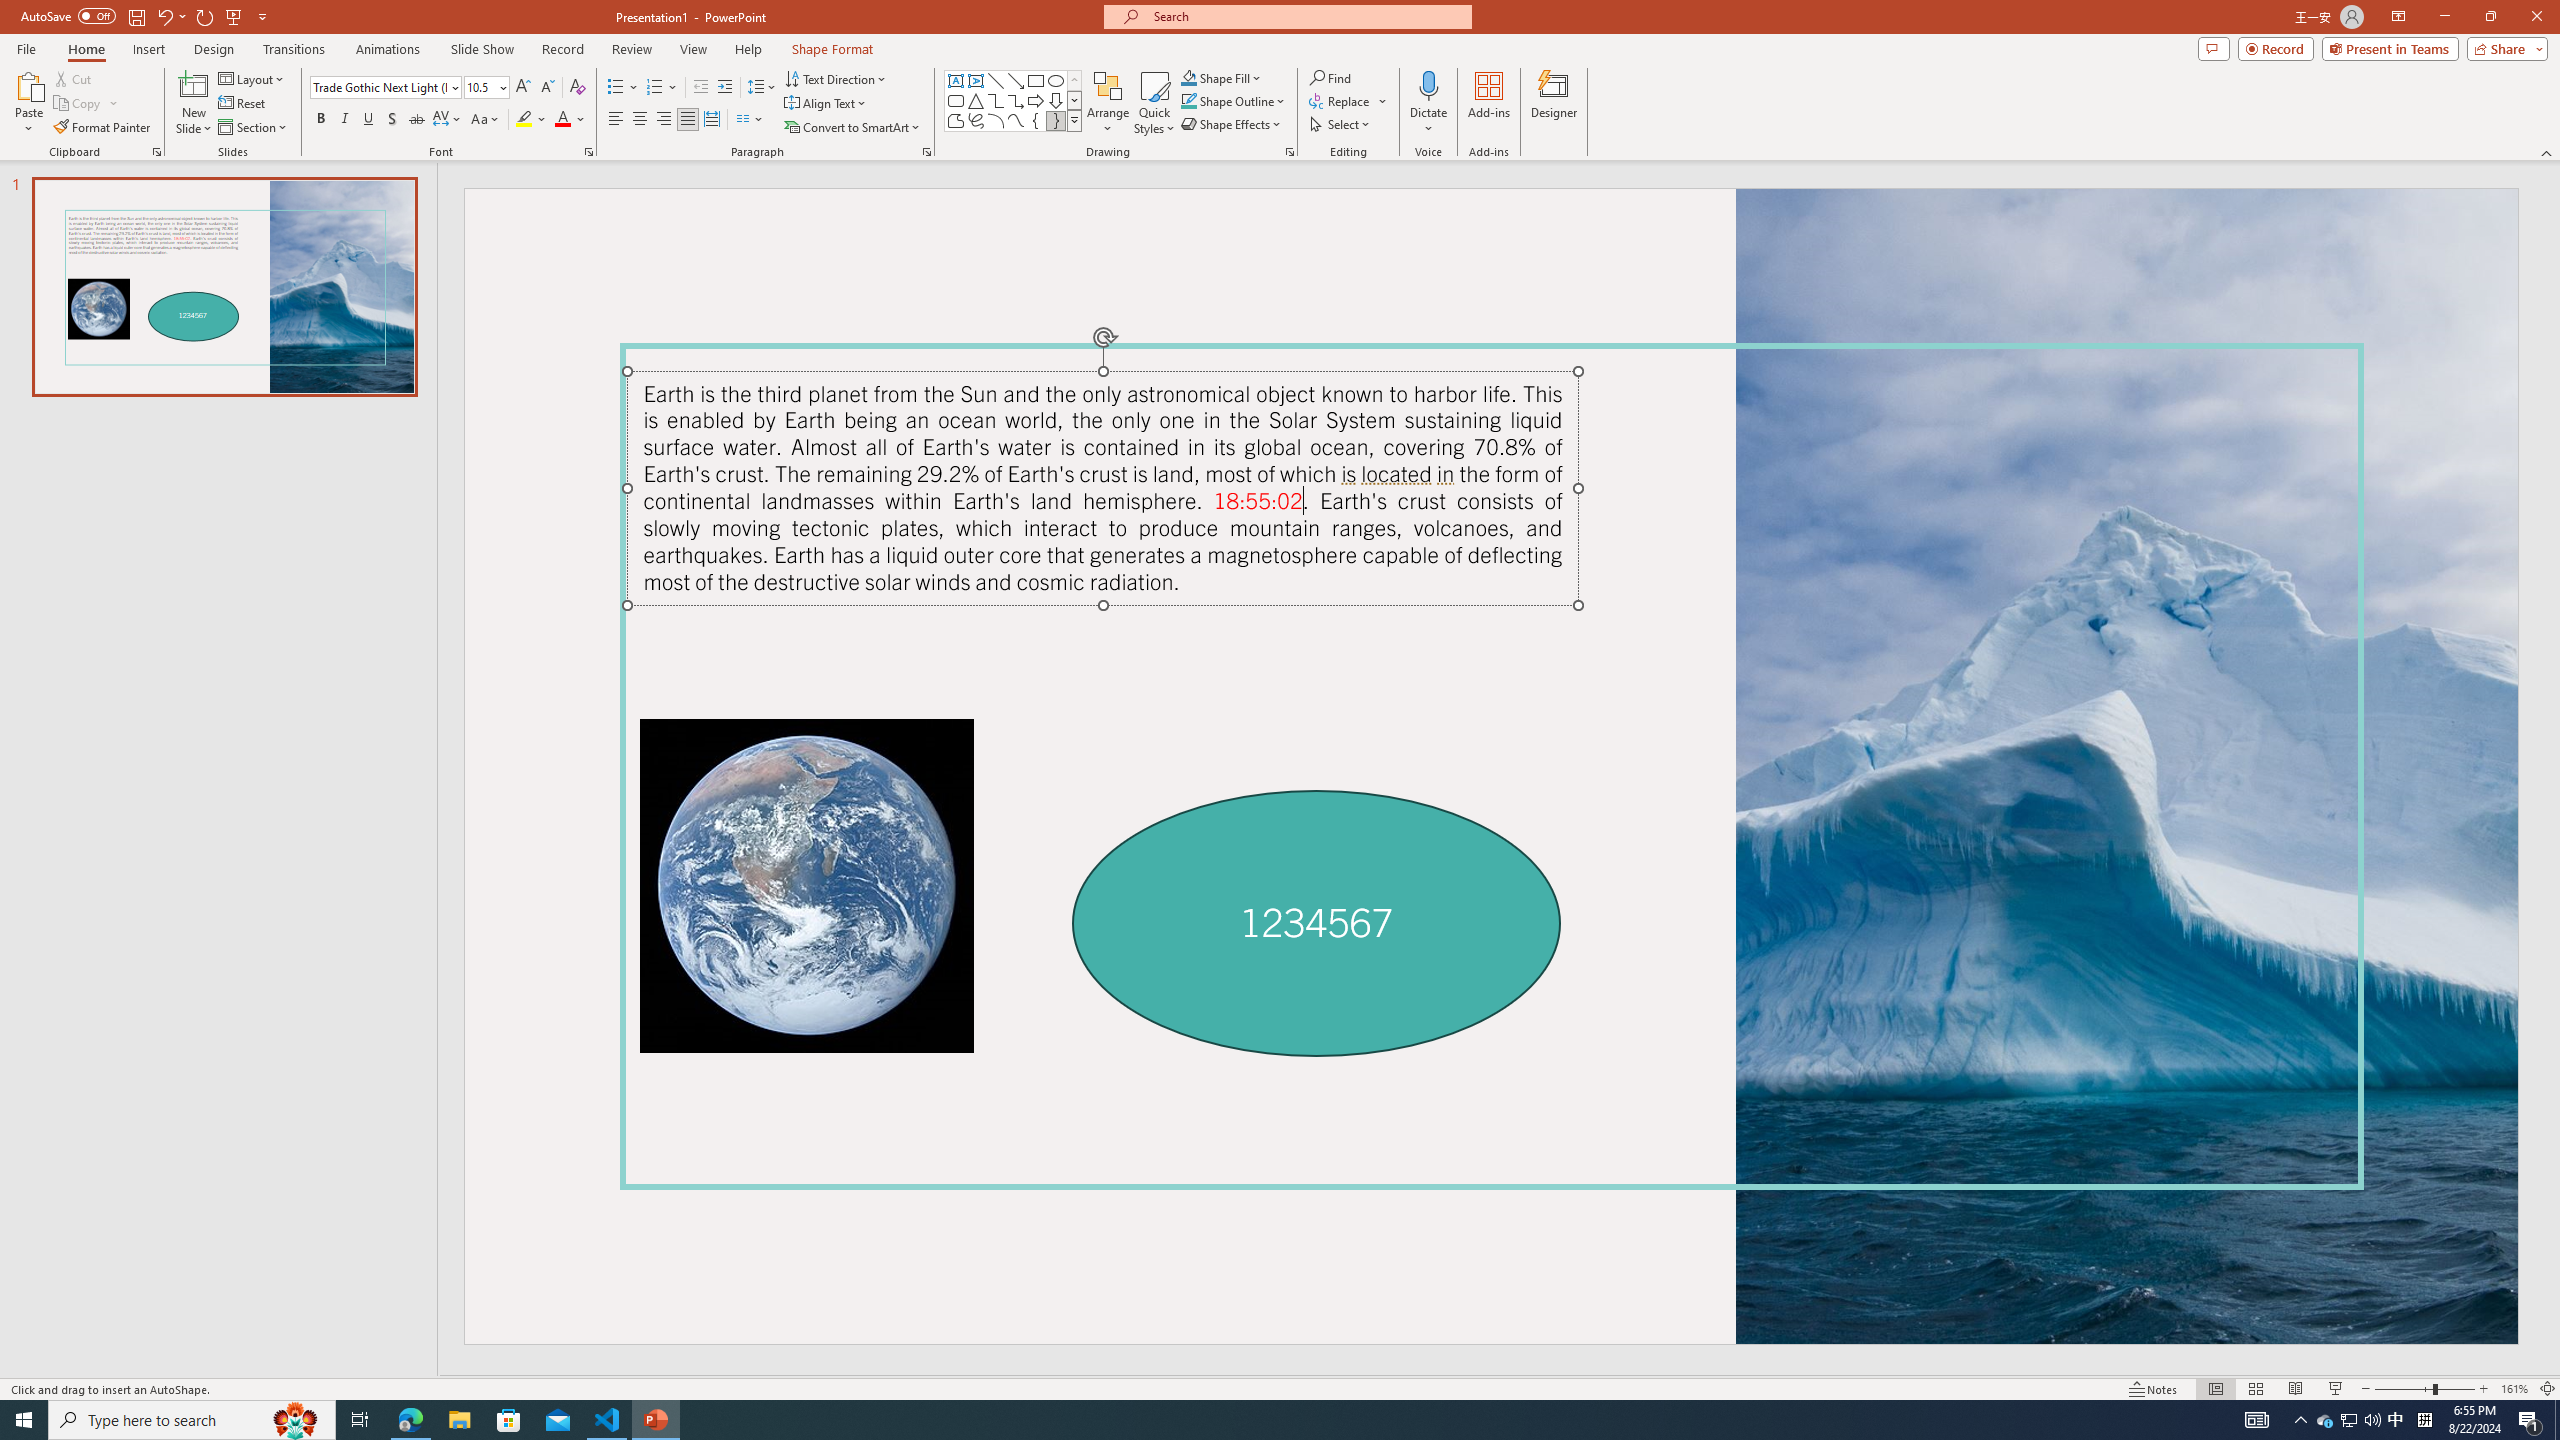 The height and width of the screenshot is (1440, 2560). I want to click on 'Office Clipboard...', so click(155, 150).